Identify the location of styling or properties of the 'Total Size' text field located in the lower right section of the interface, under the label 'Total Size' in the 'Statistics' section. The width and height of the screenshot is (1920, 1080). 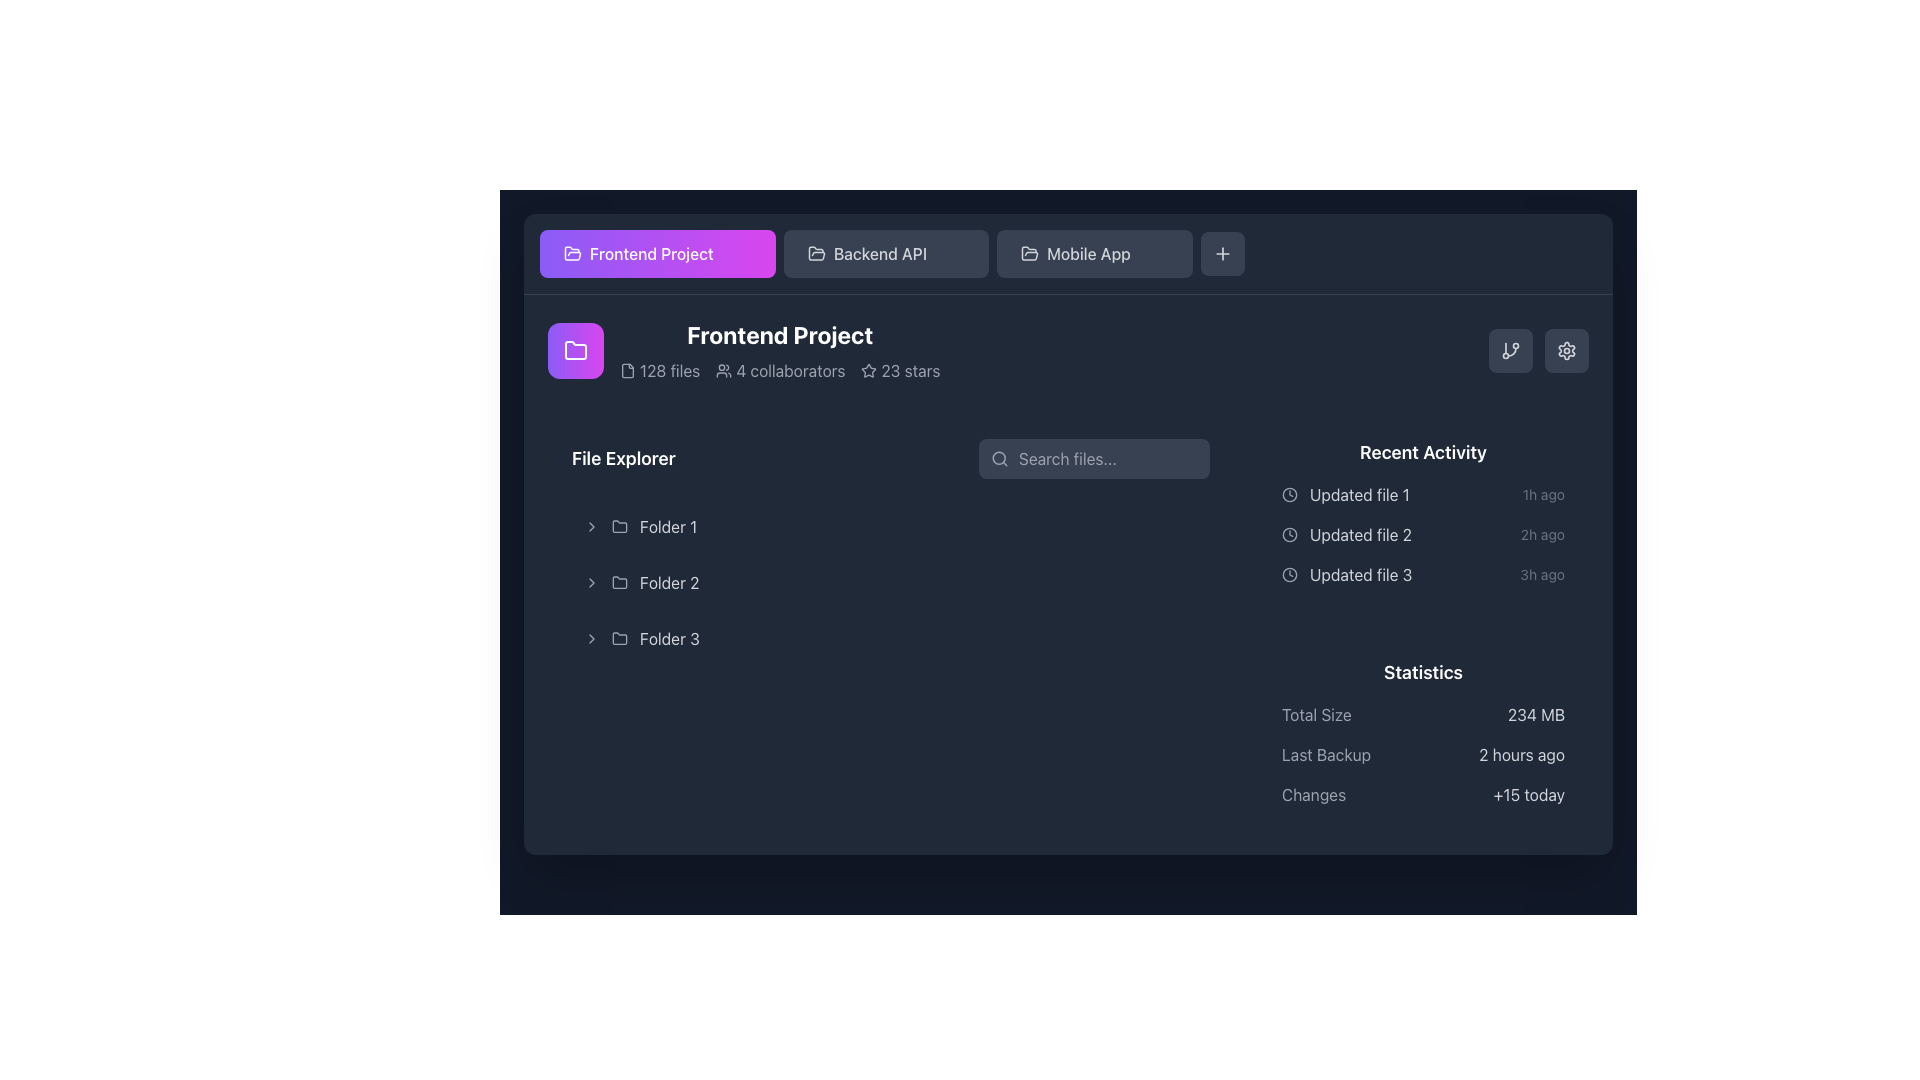
(1535, 713).